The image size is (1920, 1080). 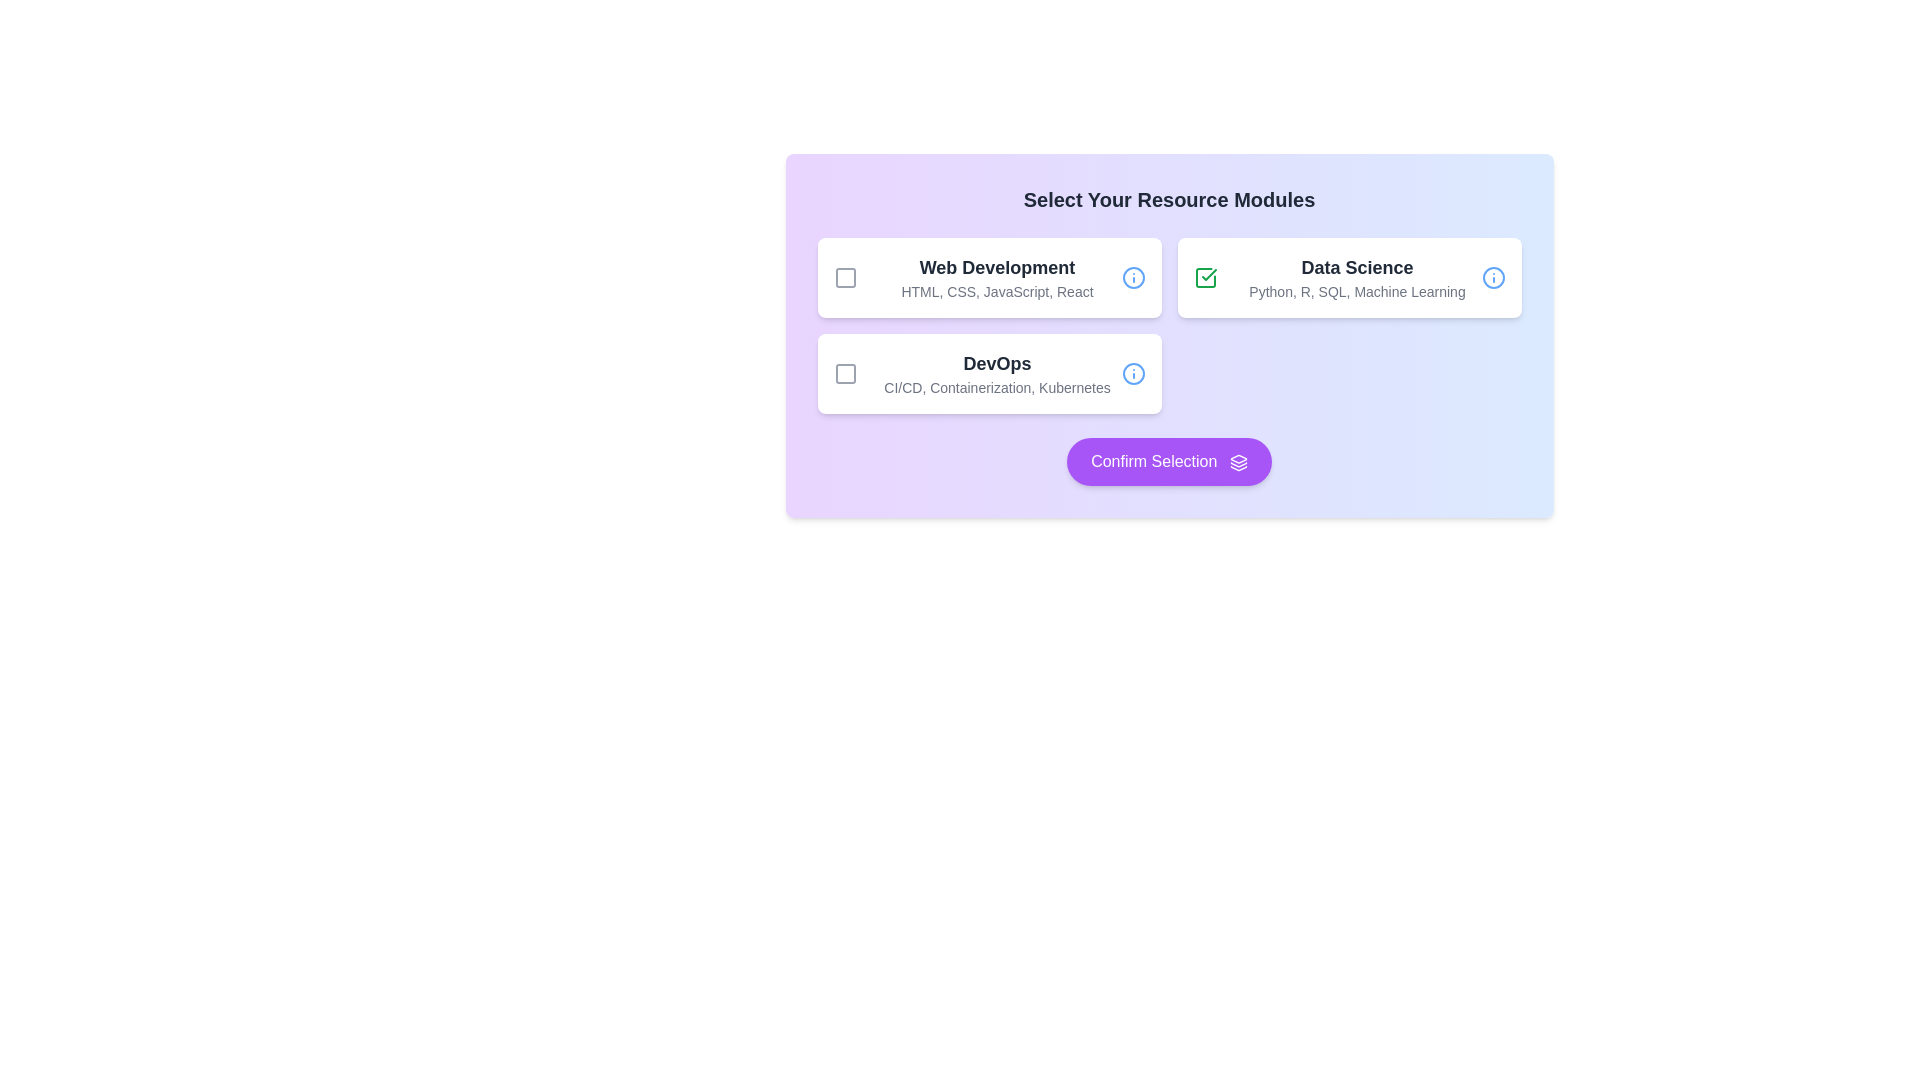 What do you see at coordinates (1204, 277) in the screenshot?
I see `the checkbox for selecting the 'Data Science' resource module, which is located to the left of the 'Data Science' label in the second column` at bounding box center [1204, 277].